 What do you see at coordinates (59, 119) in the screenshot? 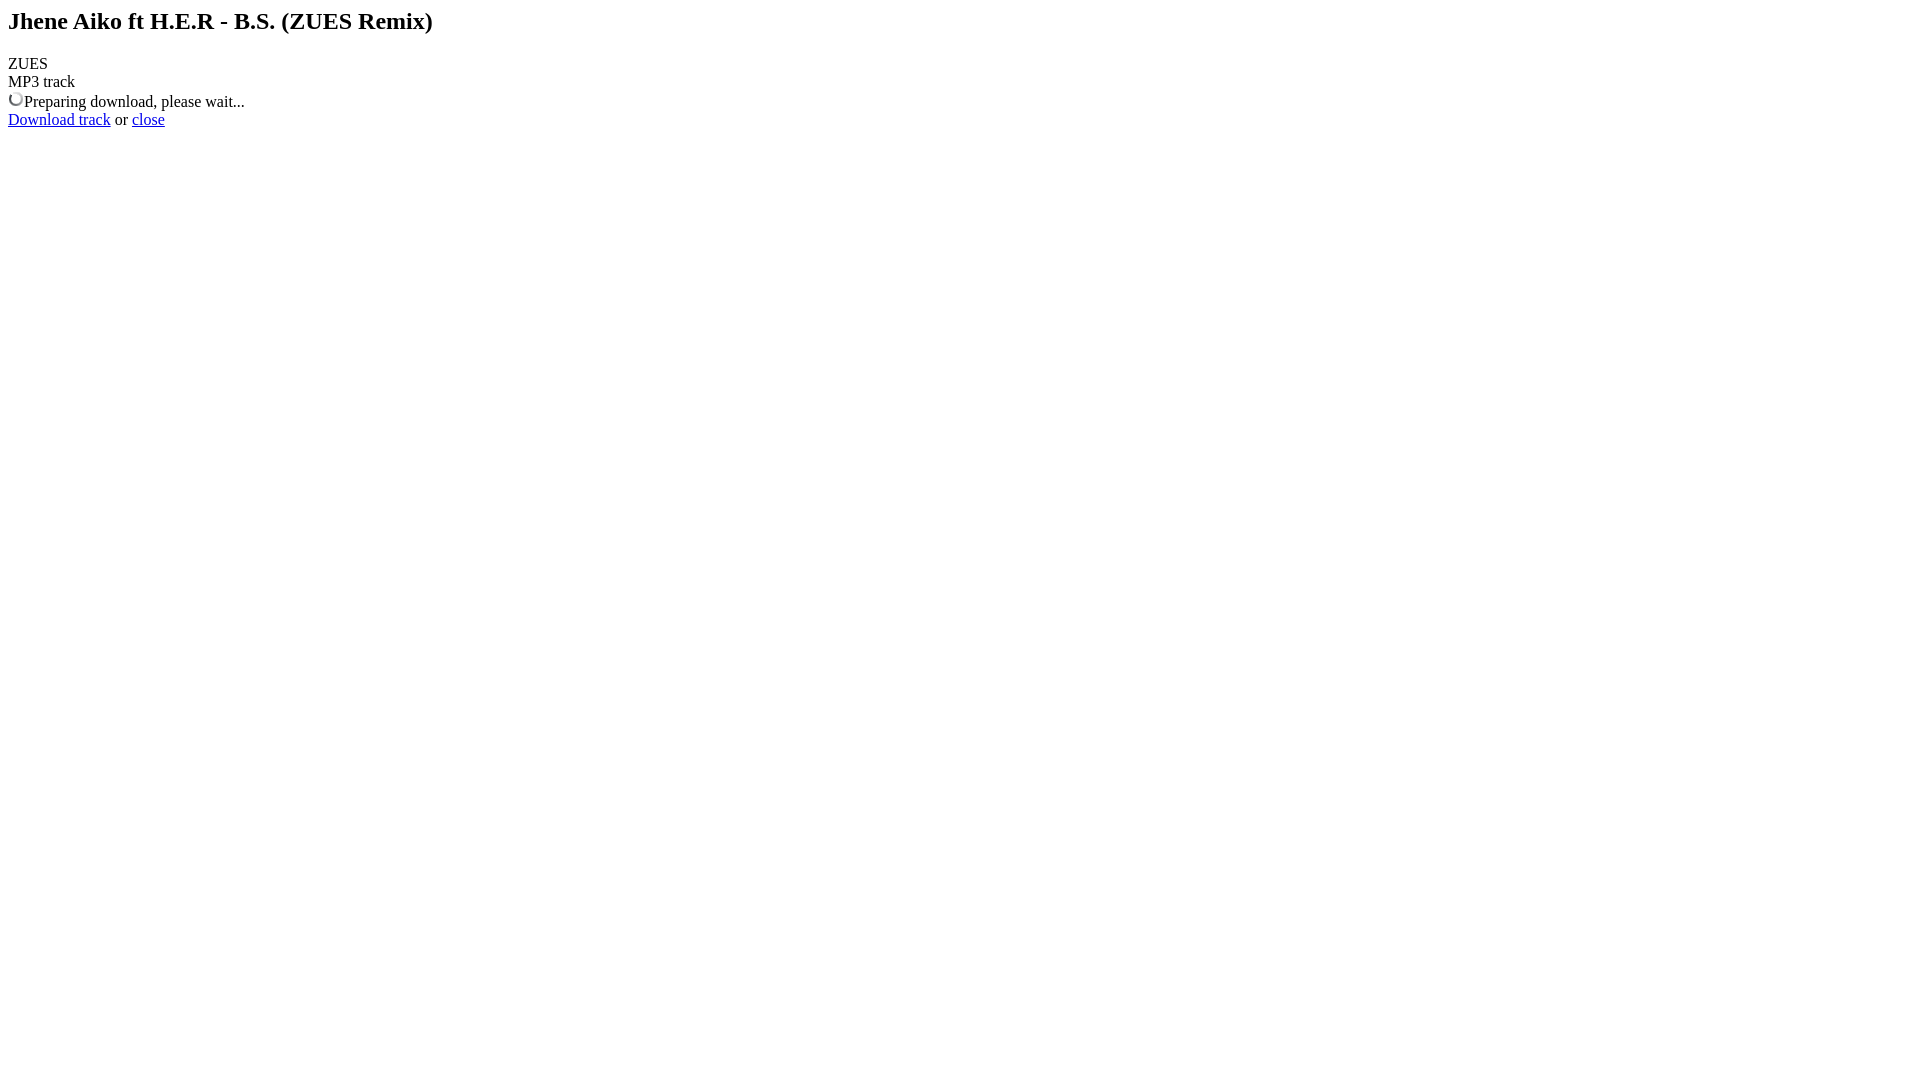
I see `'Download track'` at bounding box center [59, 119].